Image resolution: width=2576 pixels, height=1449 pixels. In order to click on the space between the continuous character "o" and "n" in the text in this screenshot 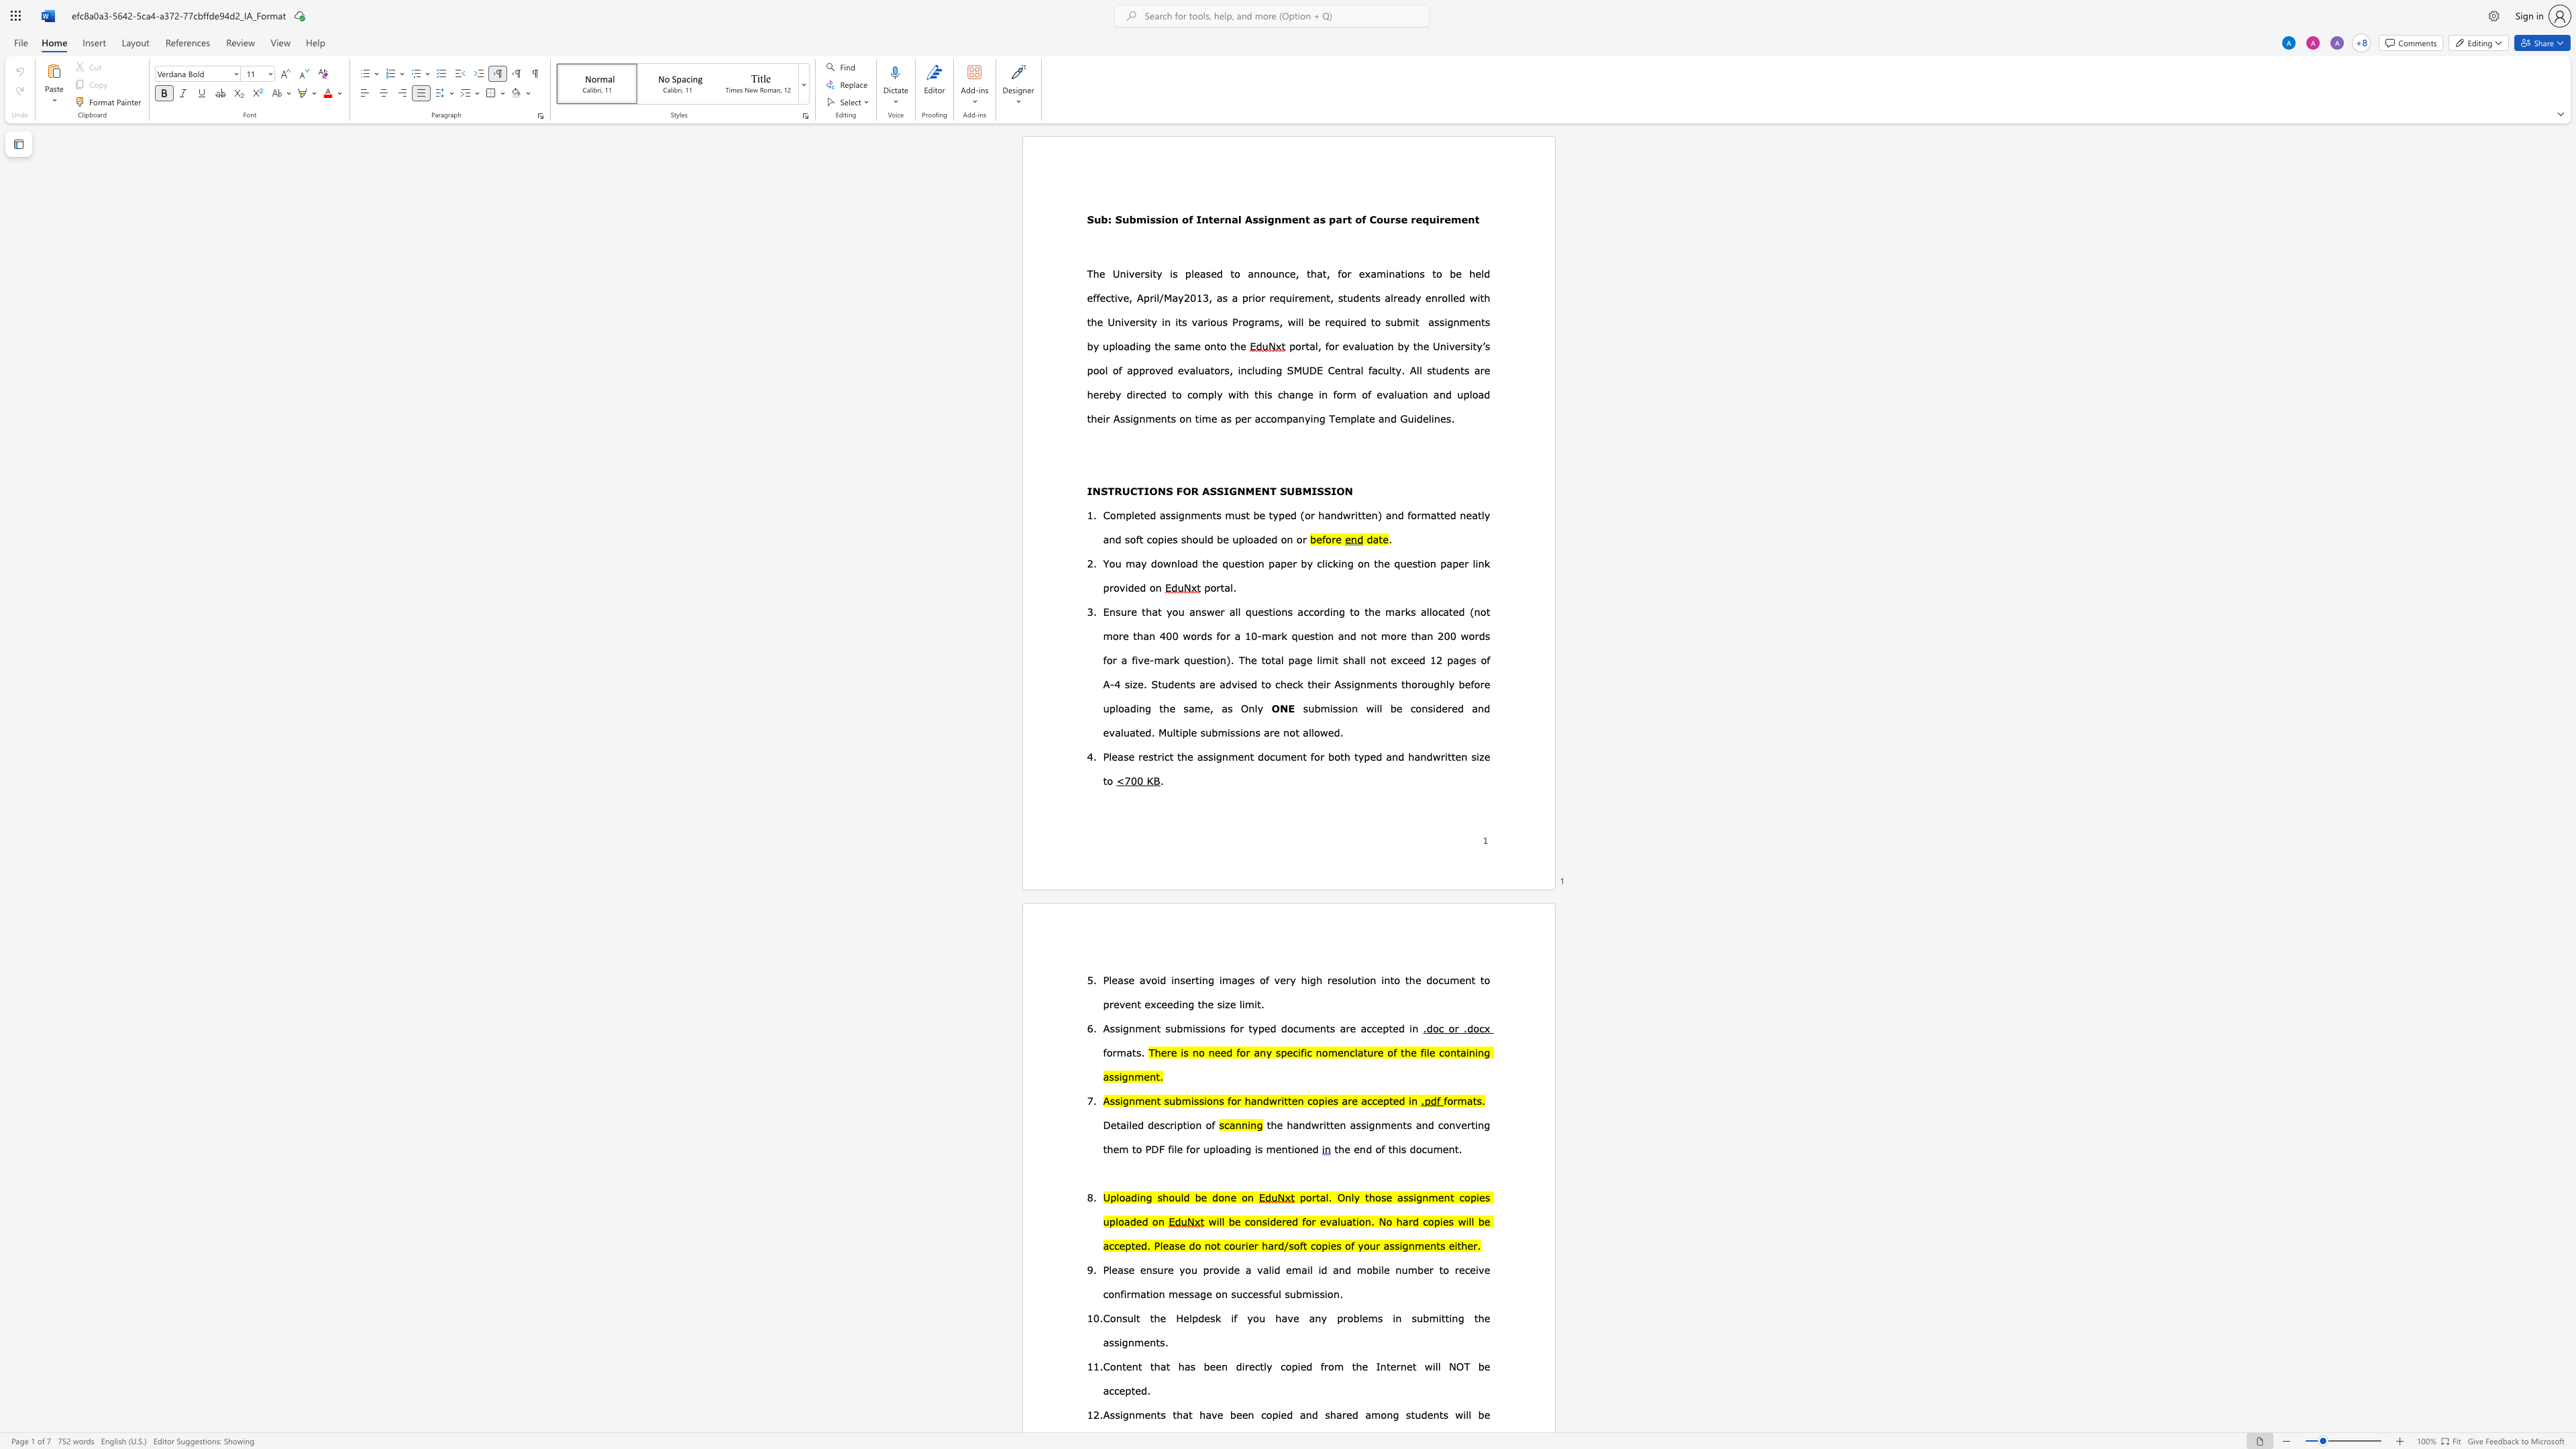, I will do `click(1171, 219)`.